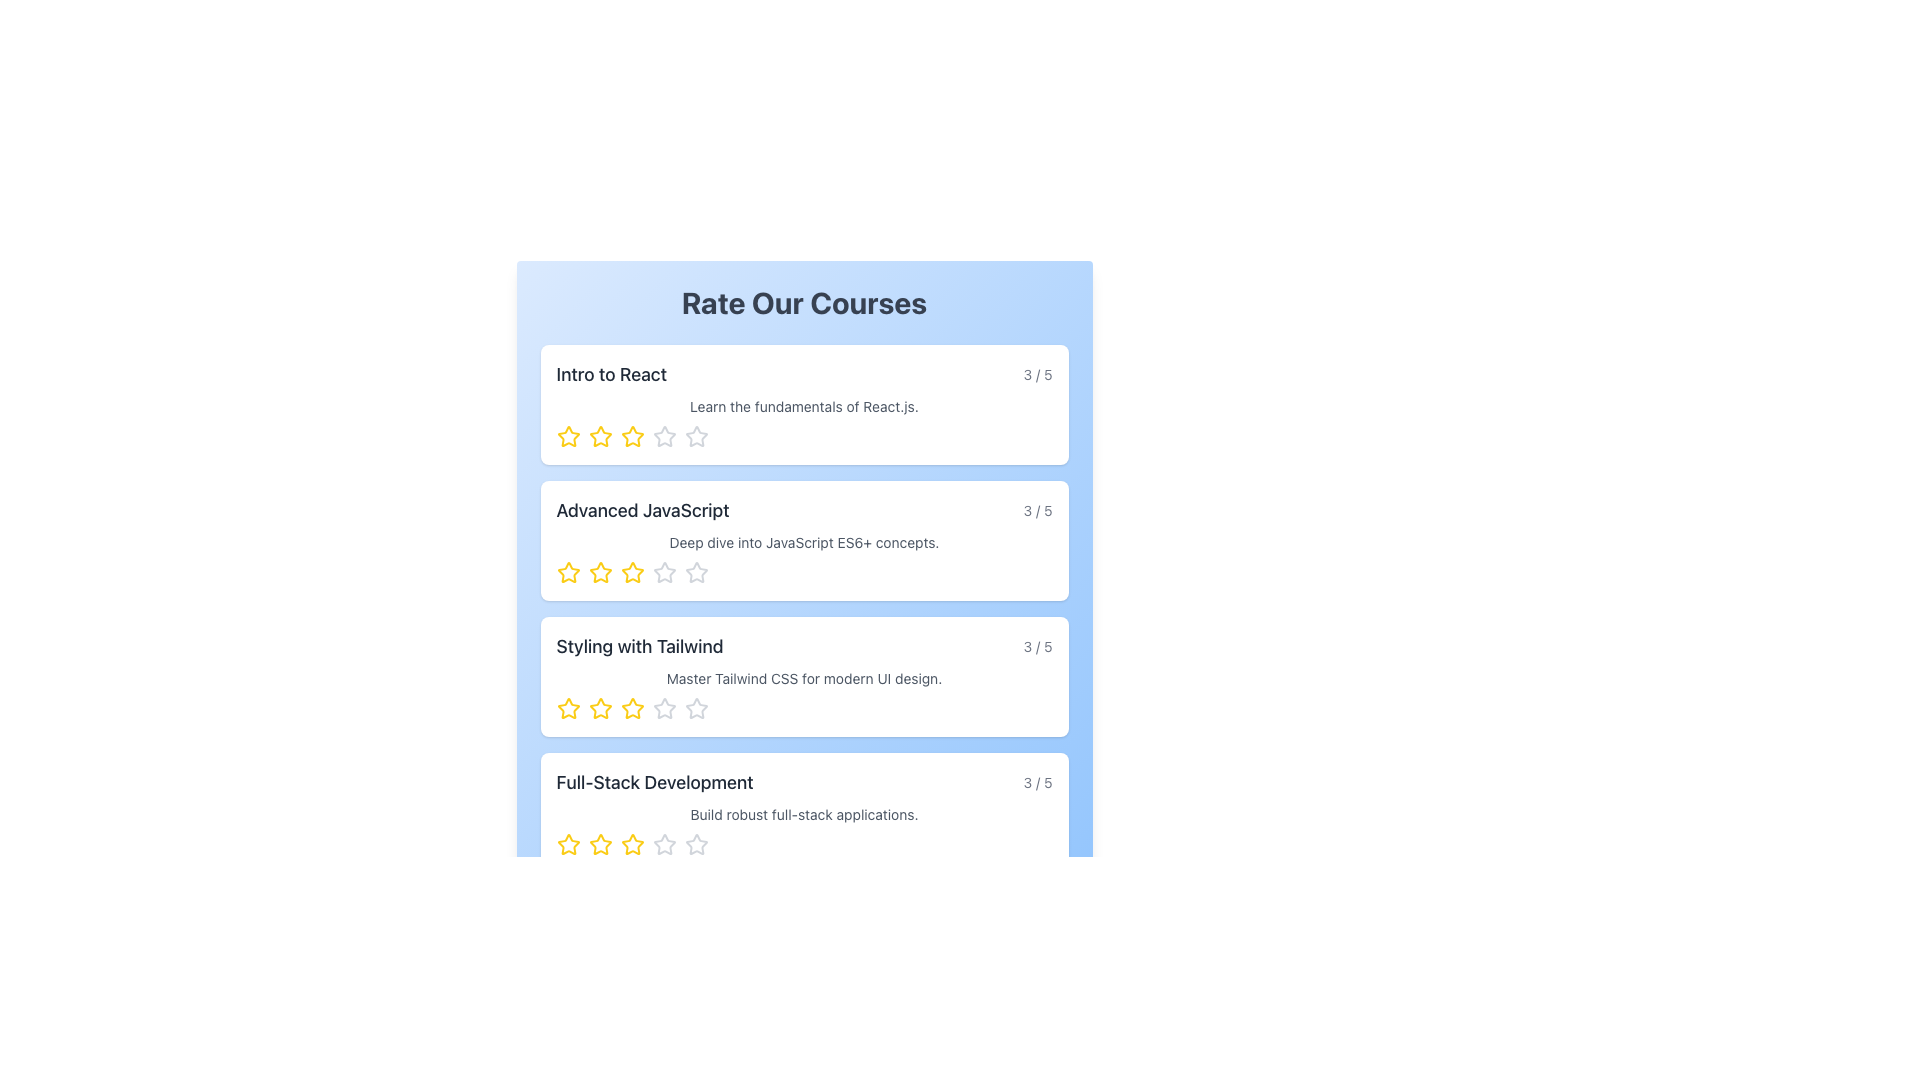  I want to click on the second rating star icon for the 'Intro to React' course, which is a yellow star-shaped component located between the first and third stars in the rating section, so click(631, 435).